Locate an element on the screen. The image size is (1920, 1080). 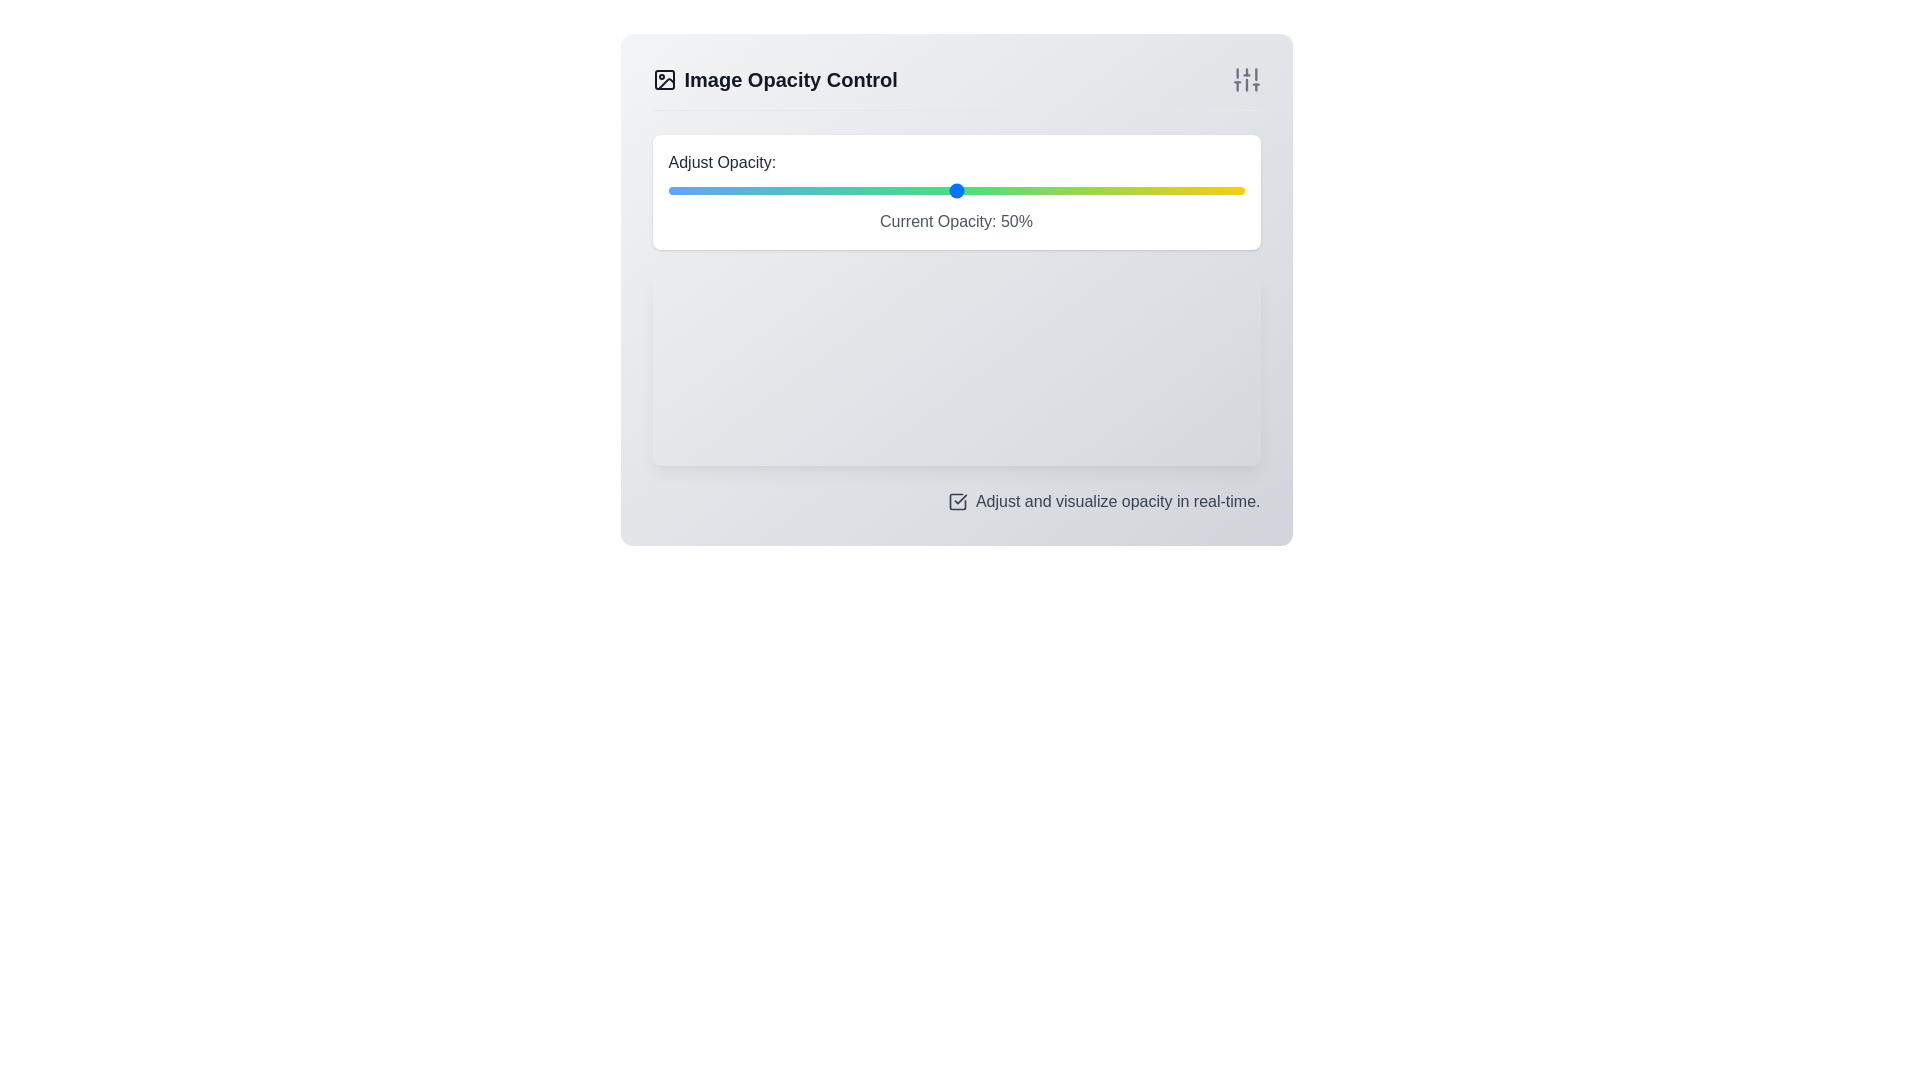
the opacity is located at coordinates (1099, 191).